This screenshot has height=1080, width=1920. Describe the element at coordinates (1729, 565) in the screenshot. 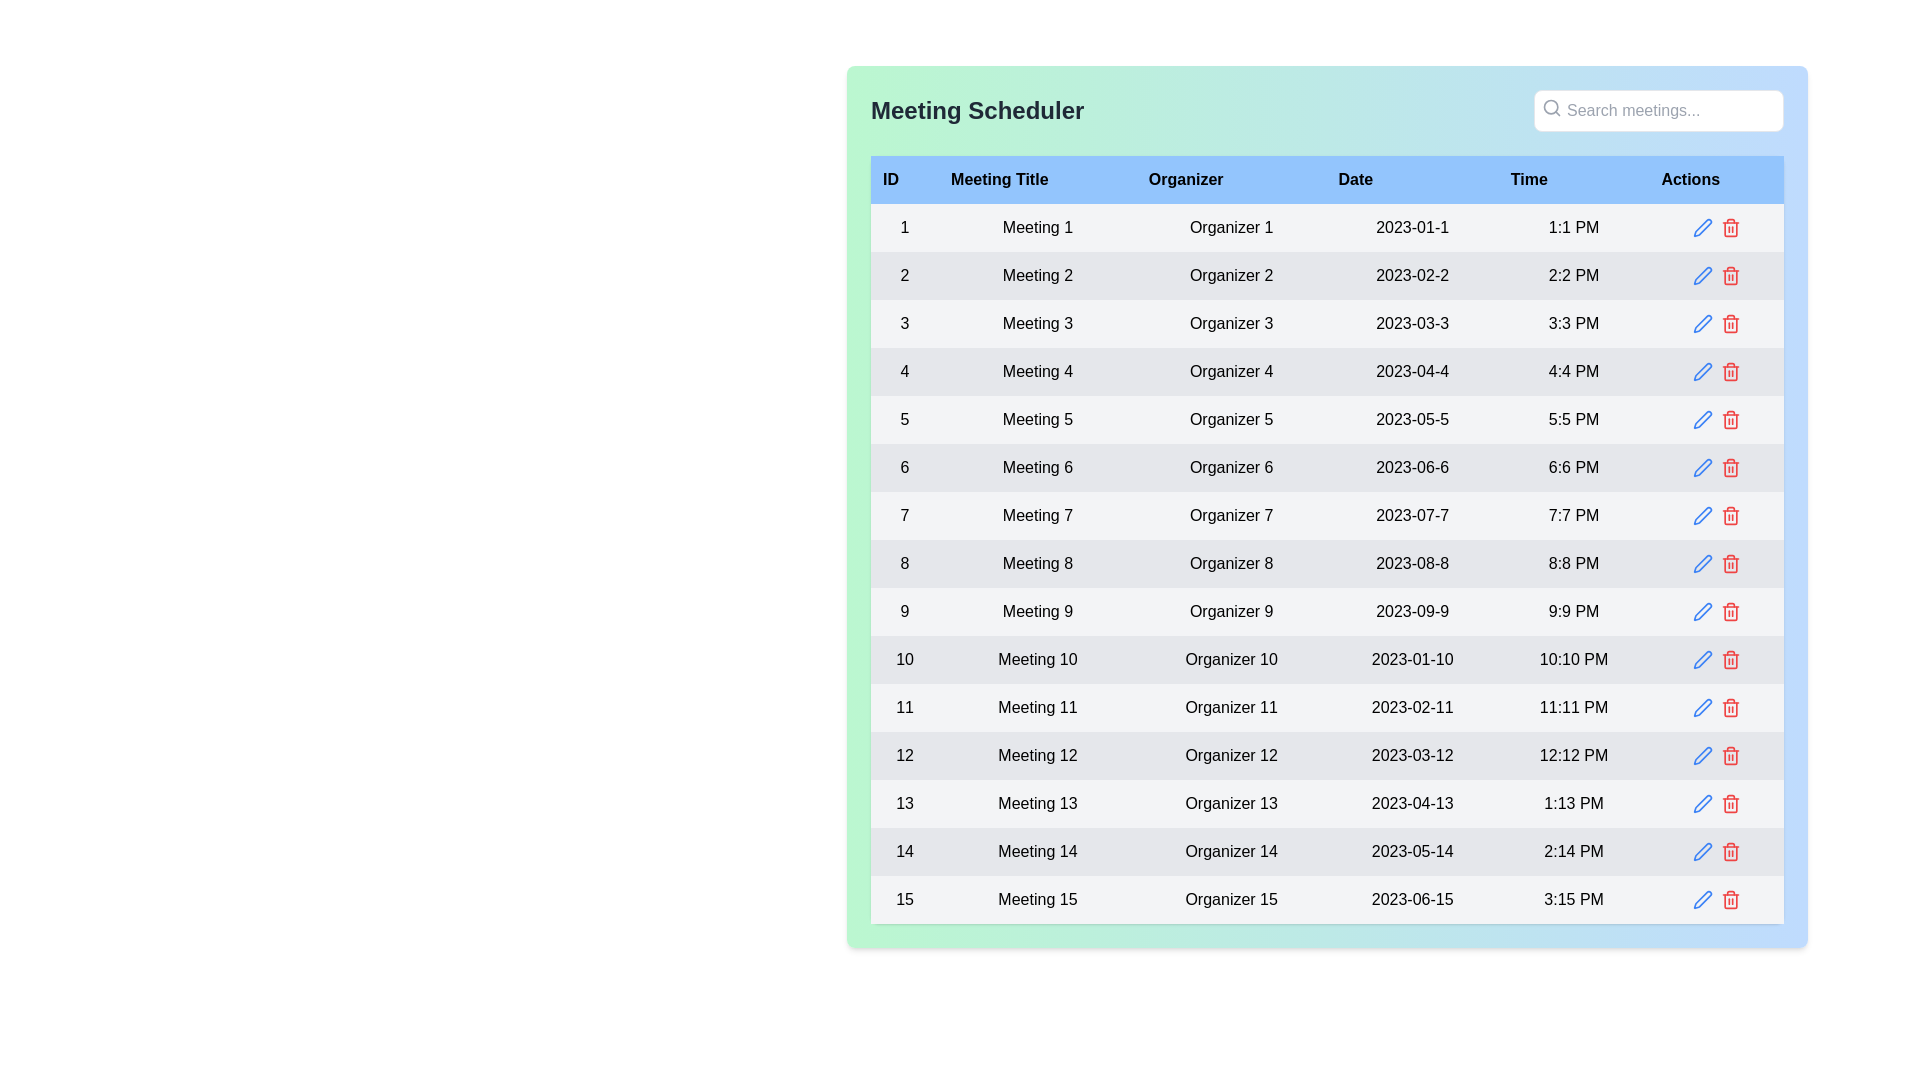

I see `the main body of the trash icon located in the 'Actions' column of the eighth table entry` at that location.